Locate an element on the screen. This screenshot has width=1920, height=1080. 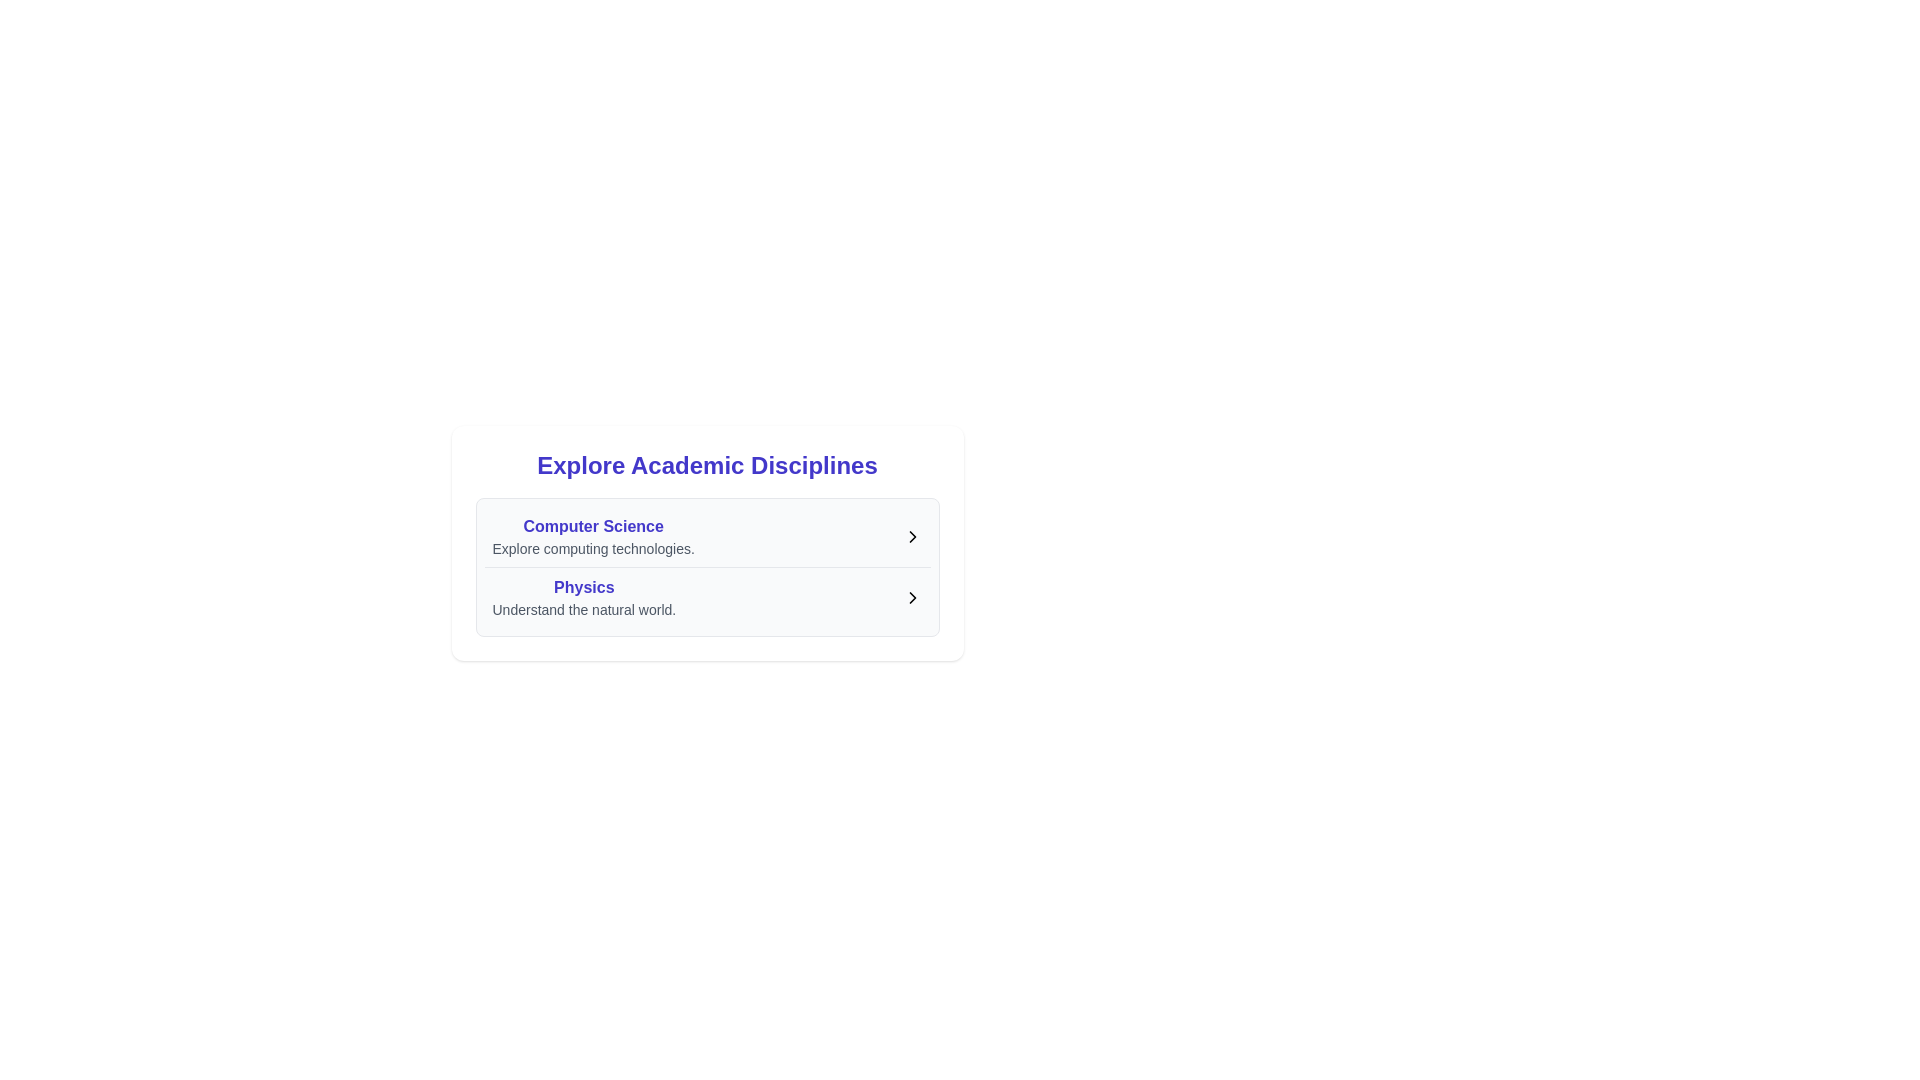
the descriptive subtitle text located below the 'Computer Science' title in the 'Explore Academic Disciplines' section is located at coordinates (592, 548).